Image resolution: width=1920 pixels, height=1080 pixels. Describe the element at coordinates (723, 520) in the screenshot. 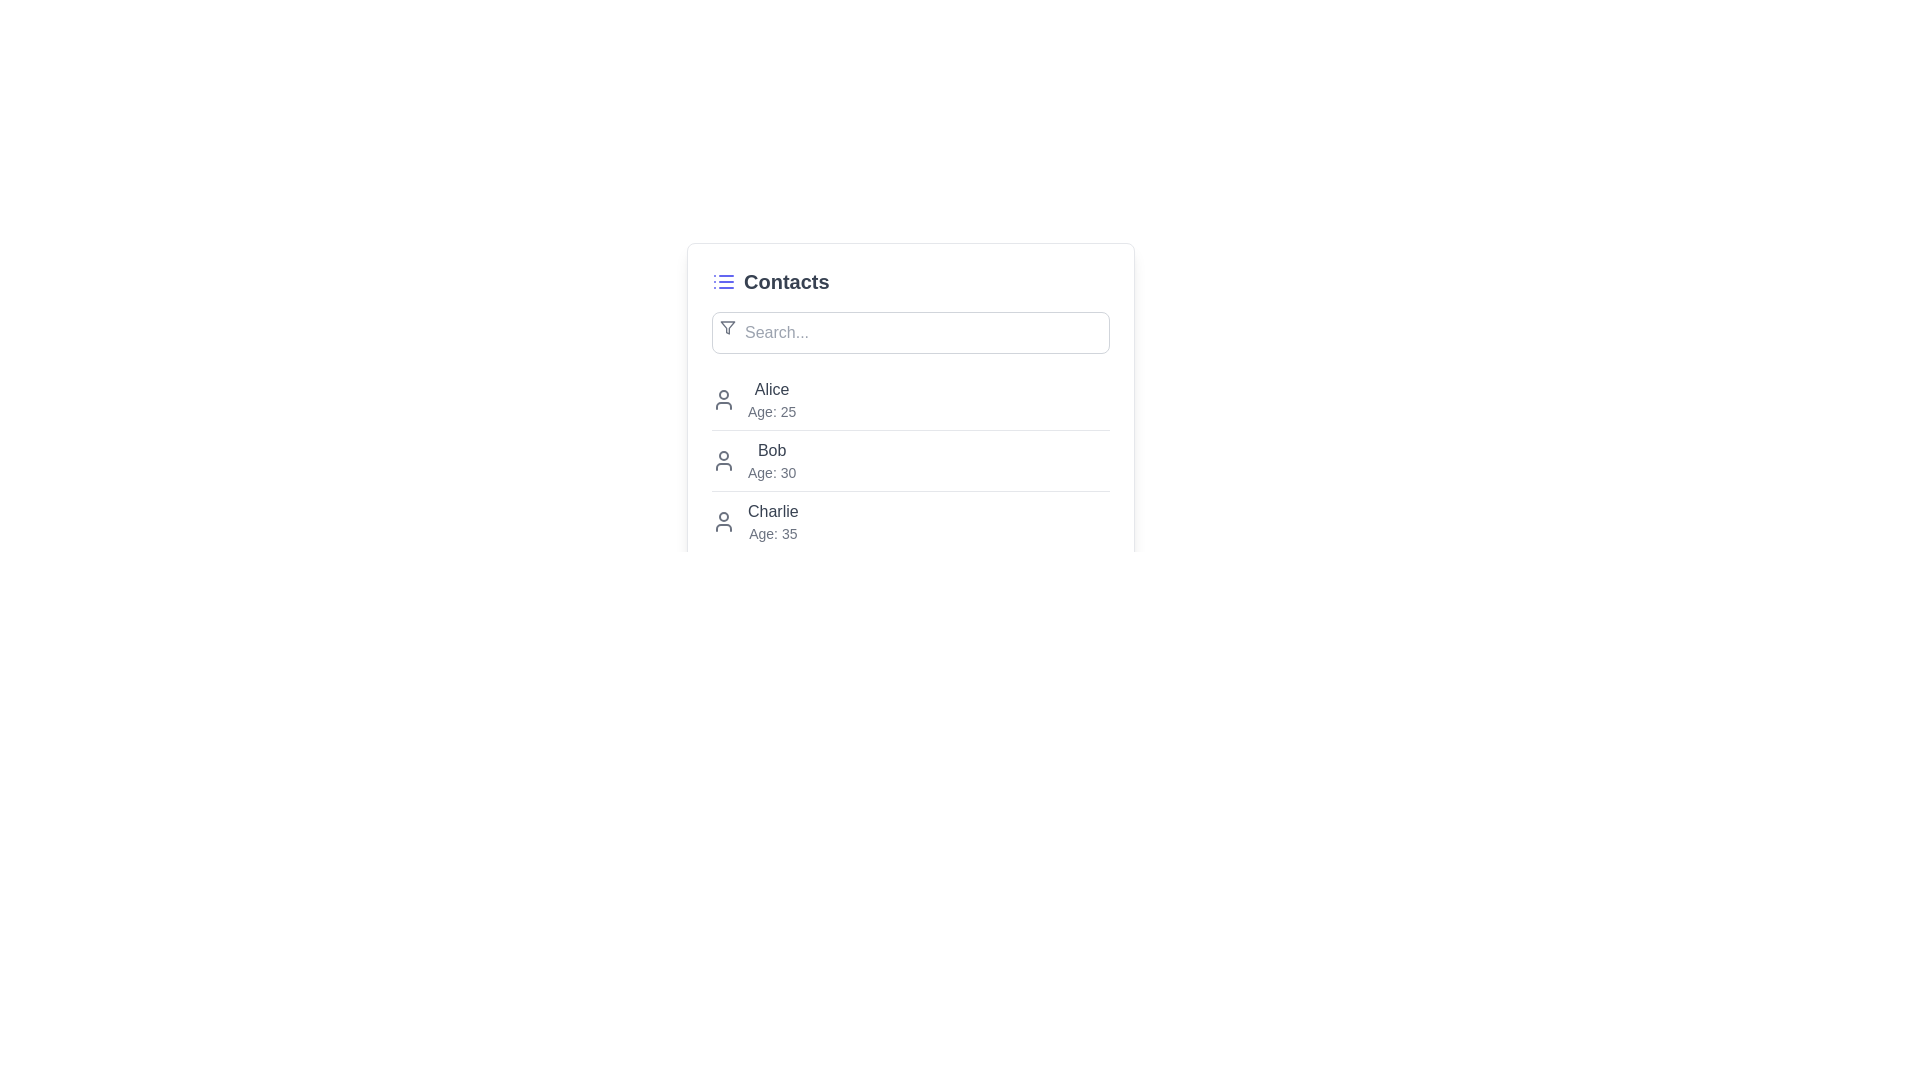

I see `the user profile icon located to the immediate left of the text displaying the name 'Charlie' and 'Age: 35' in the third row of the contact list` at that location.